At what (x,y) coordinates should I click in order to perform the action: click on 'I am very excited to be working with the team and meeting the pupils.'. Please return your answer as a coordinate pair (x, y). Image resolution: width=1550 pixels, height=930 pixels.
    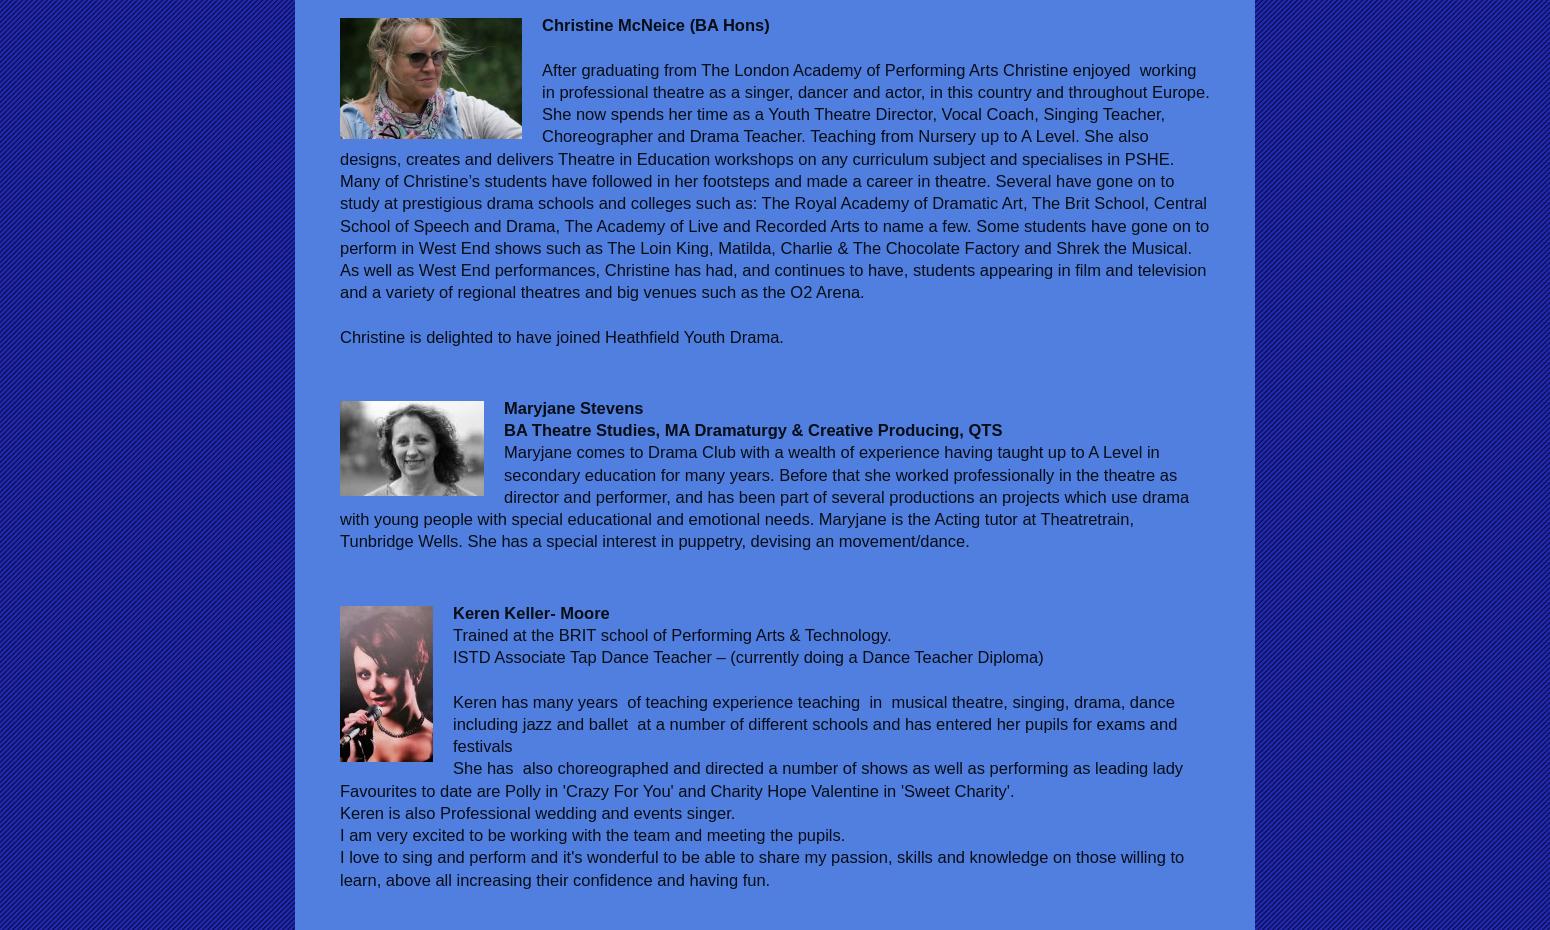
    Looking at the image, I should click on (594, 833).